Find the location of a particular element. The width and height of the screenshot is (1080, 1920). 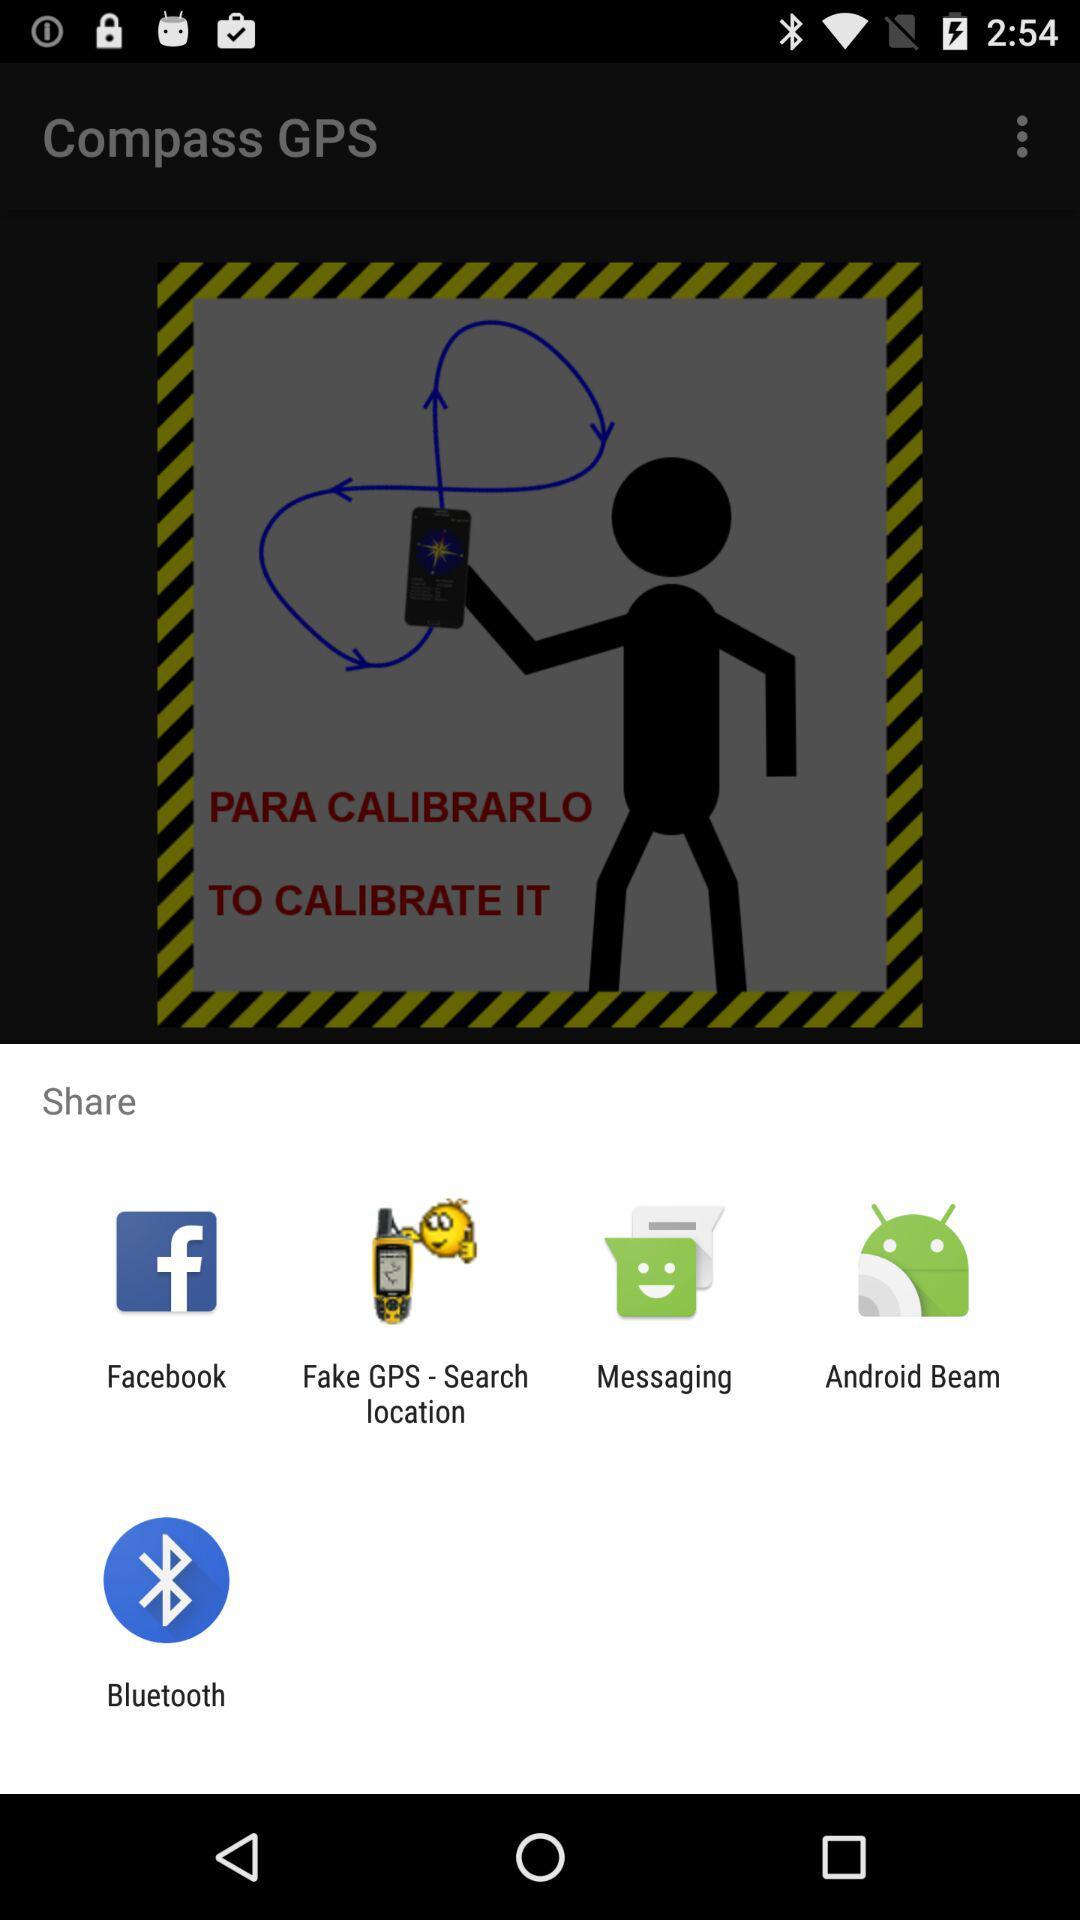

item to the left of android beam is located at coordinates (664, 1392).